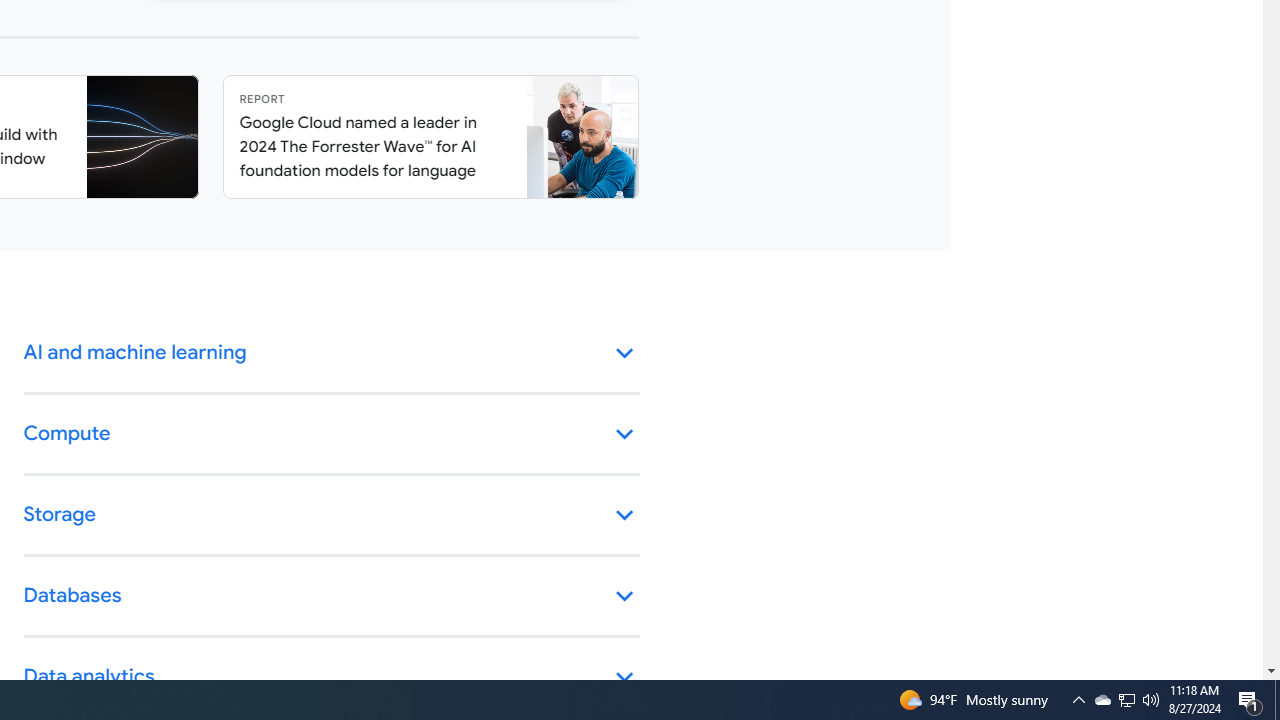 The image size is (1280, 720). Describe the element at coordinates (331, 515) in the screenshot. I see `'Storage keyboard_arrow_down'` at that location.